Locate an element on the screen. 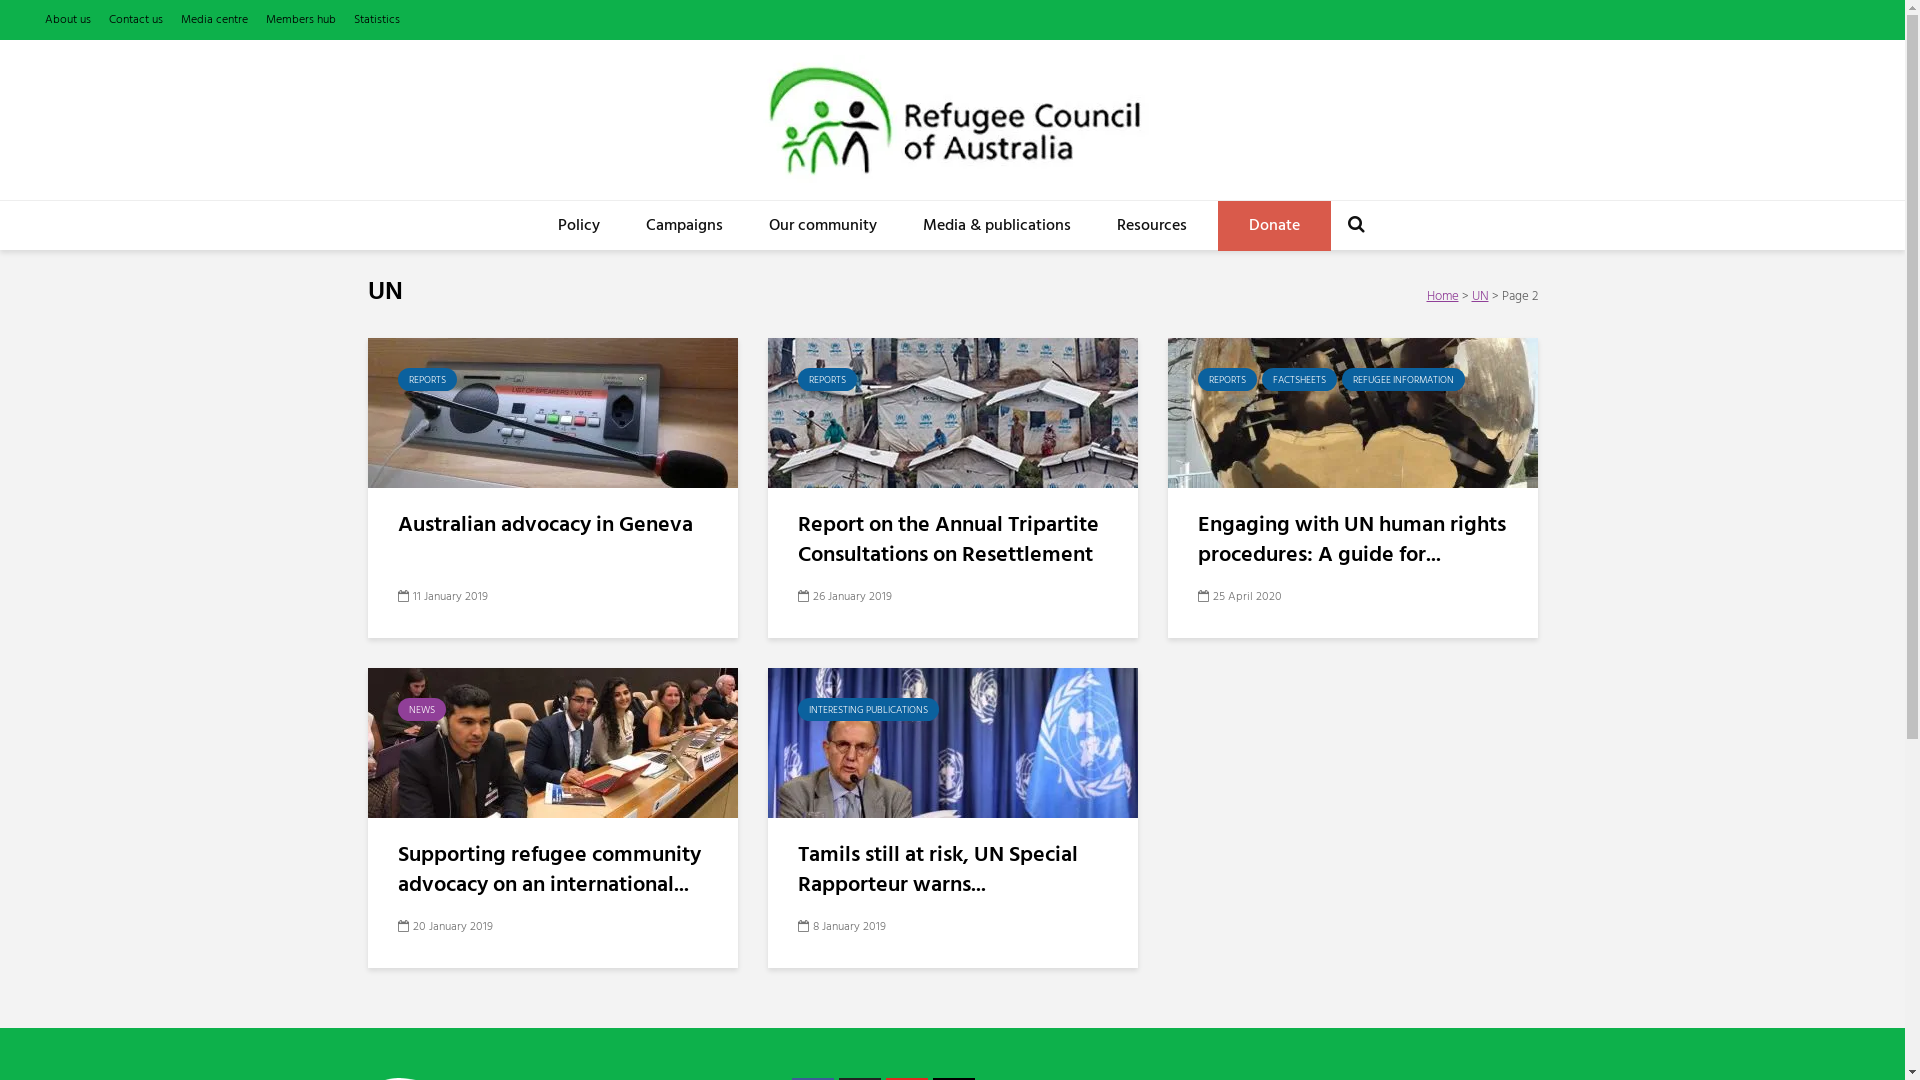 This screenshot has height=1080, width=1920. 'Donate' is located at coordinates (1273, 225).